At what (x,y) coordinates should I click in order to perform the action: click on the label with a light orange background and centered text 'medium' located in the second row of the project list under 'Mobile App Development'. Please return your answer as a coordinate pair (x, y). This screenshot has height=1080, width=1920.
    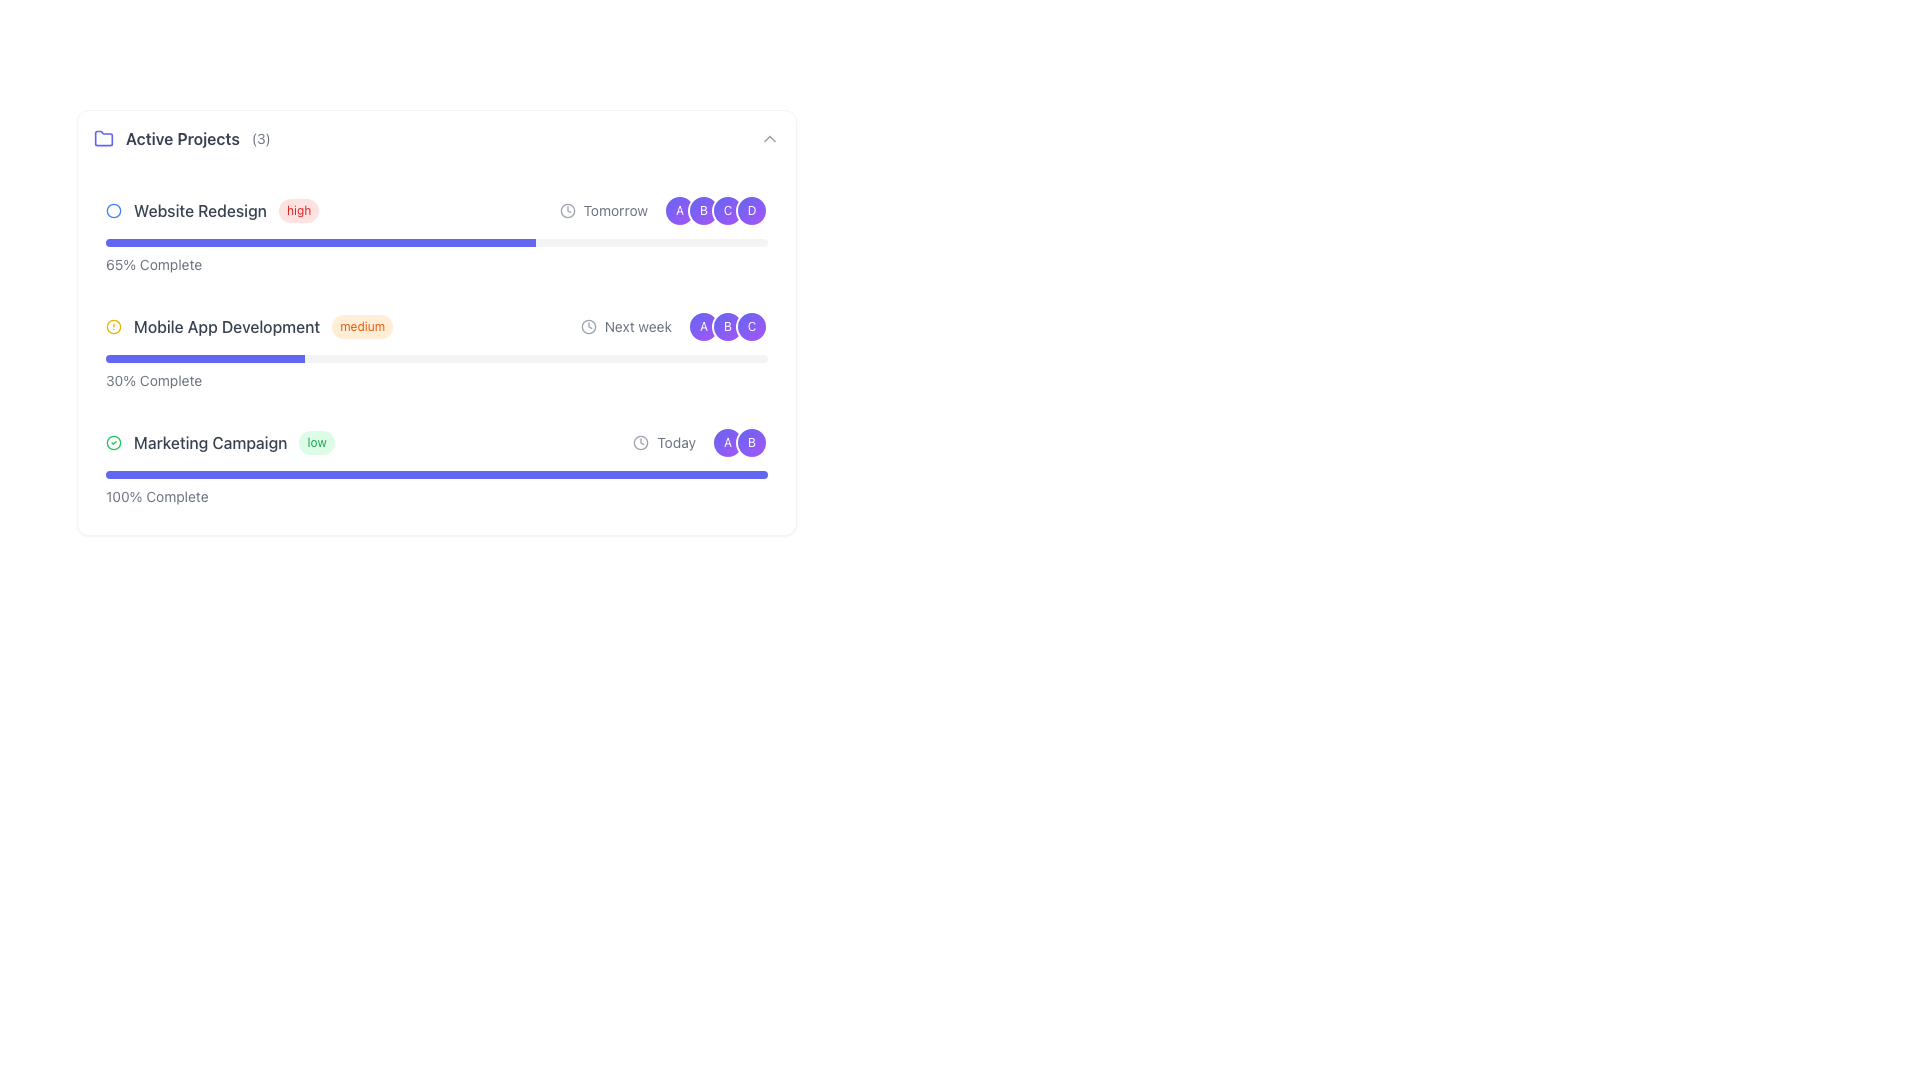
    Looking at the image, I should click on (362, 326).